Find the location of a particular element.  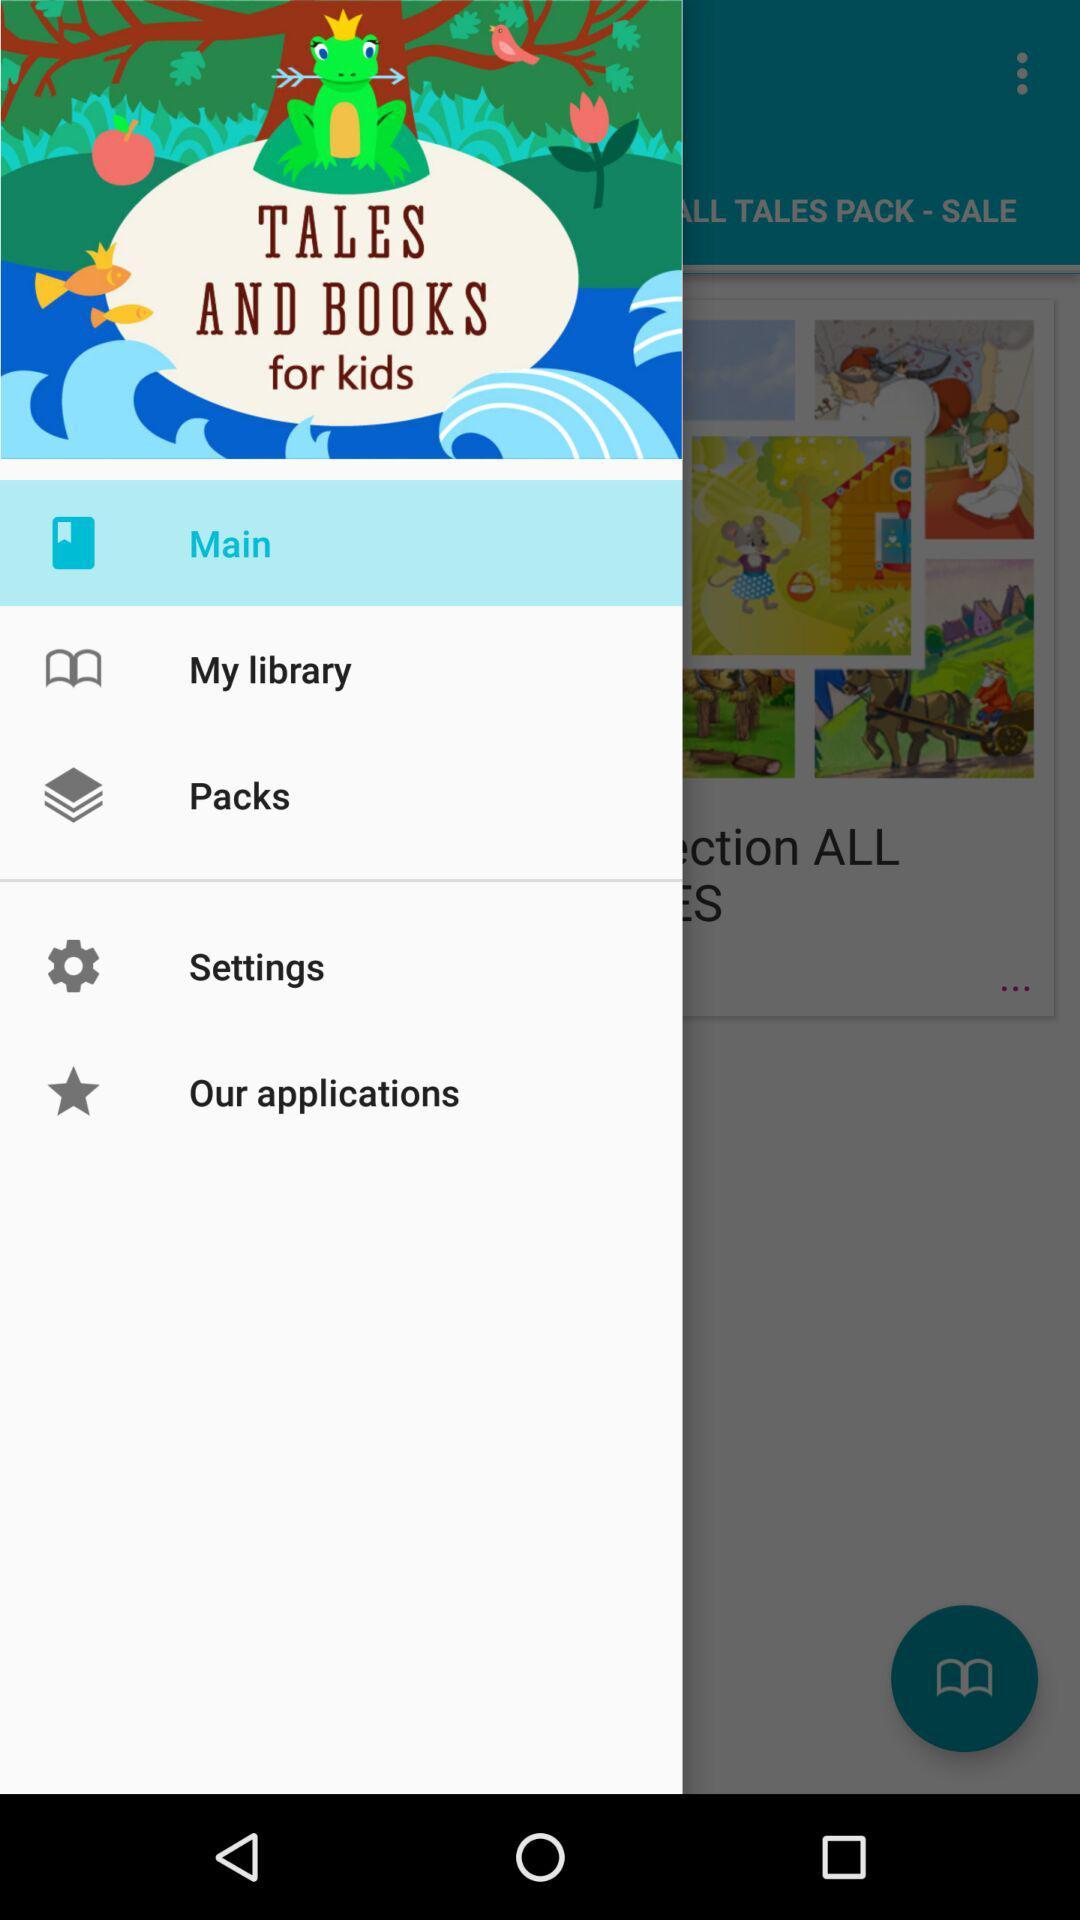

the book icon is located at coordinates (963, 1678).